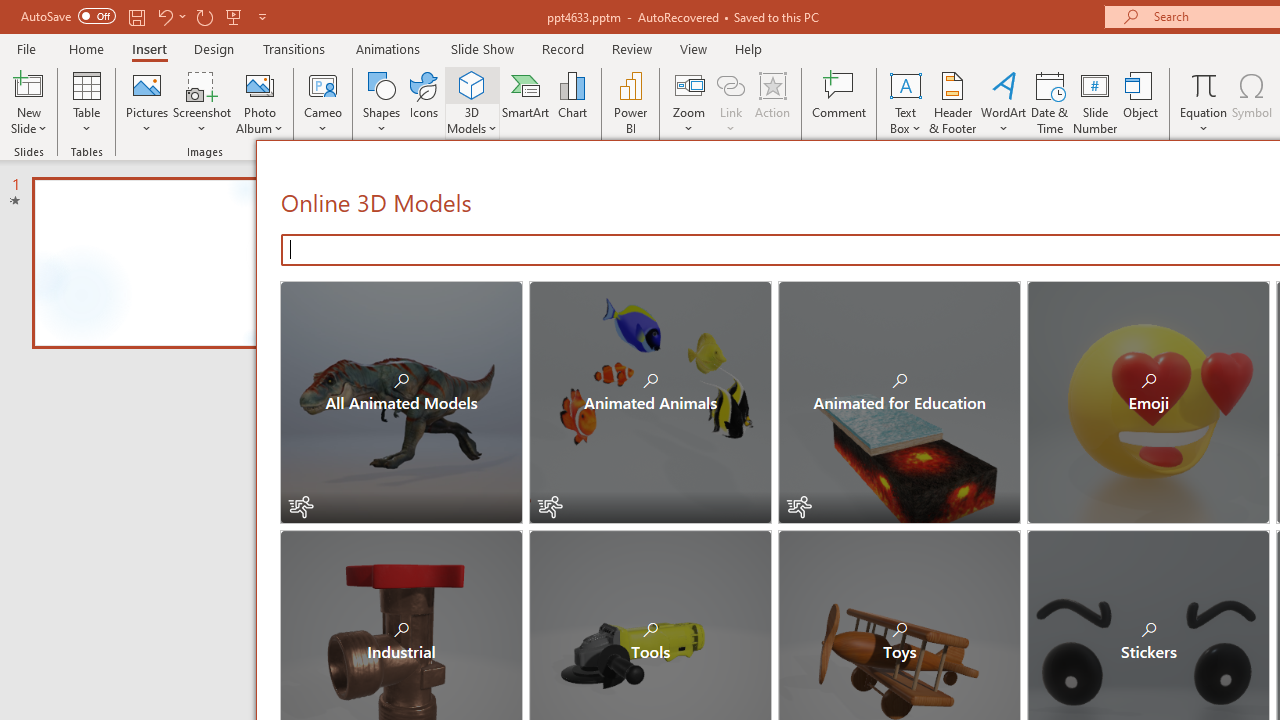 The width and height of the screenshot is (1280, 720). Describe the element at coordinates (202, 103) in the screenshot. I see `'Screenshot'` at that location.